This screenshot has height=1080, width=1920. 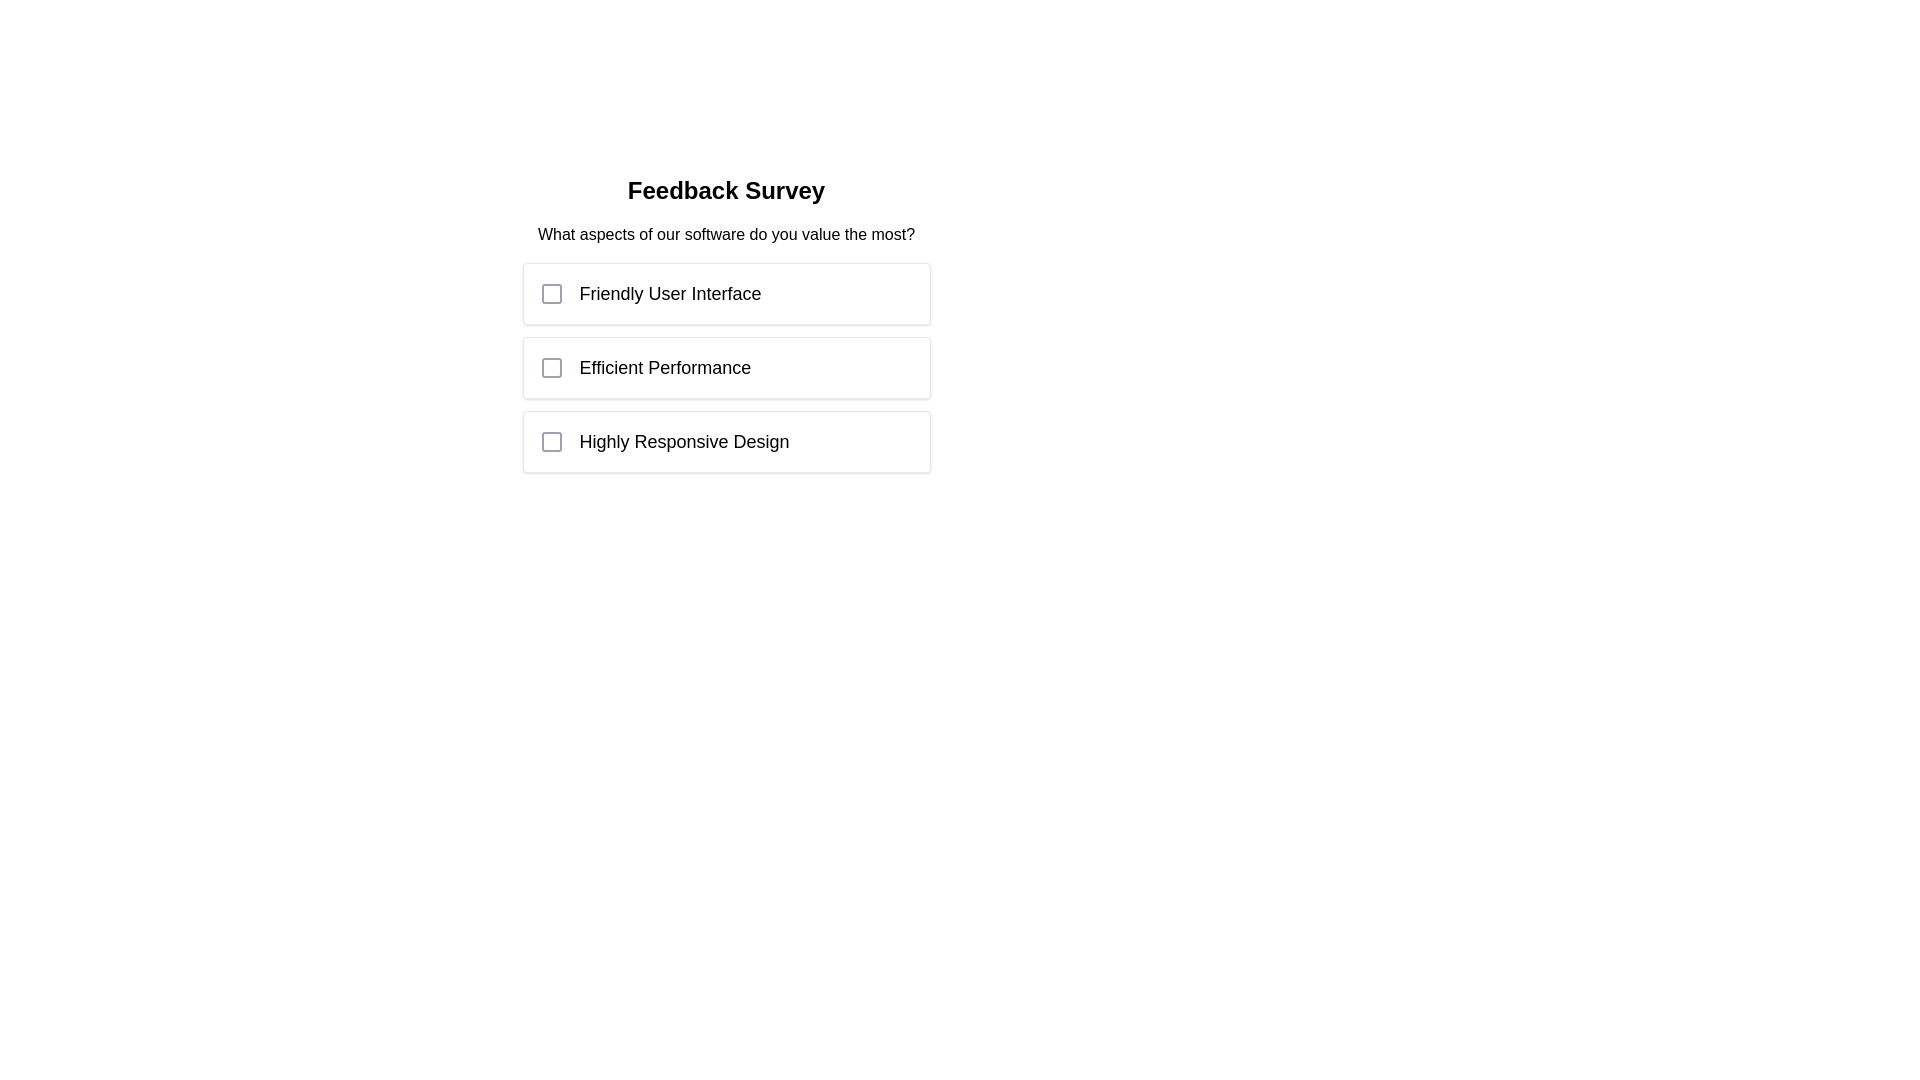 What do you see at coordinates (551, 367) in the screenshot?
I see `the checkbox with a gray outline located to the left of the text 'Efficient Performance' in the feedback survey interface` at bounding box center [551, 367].